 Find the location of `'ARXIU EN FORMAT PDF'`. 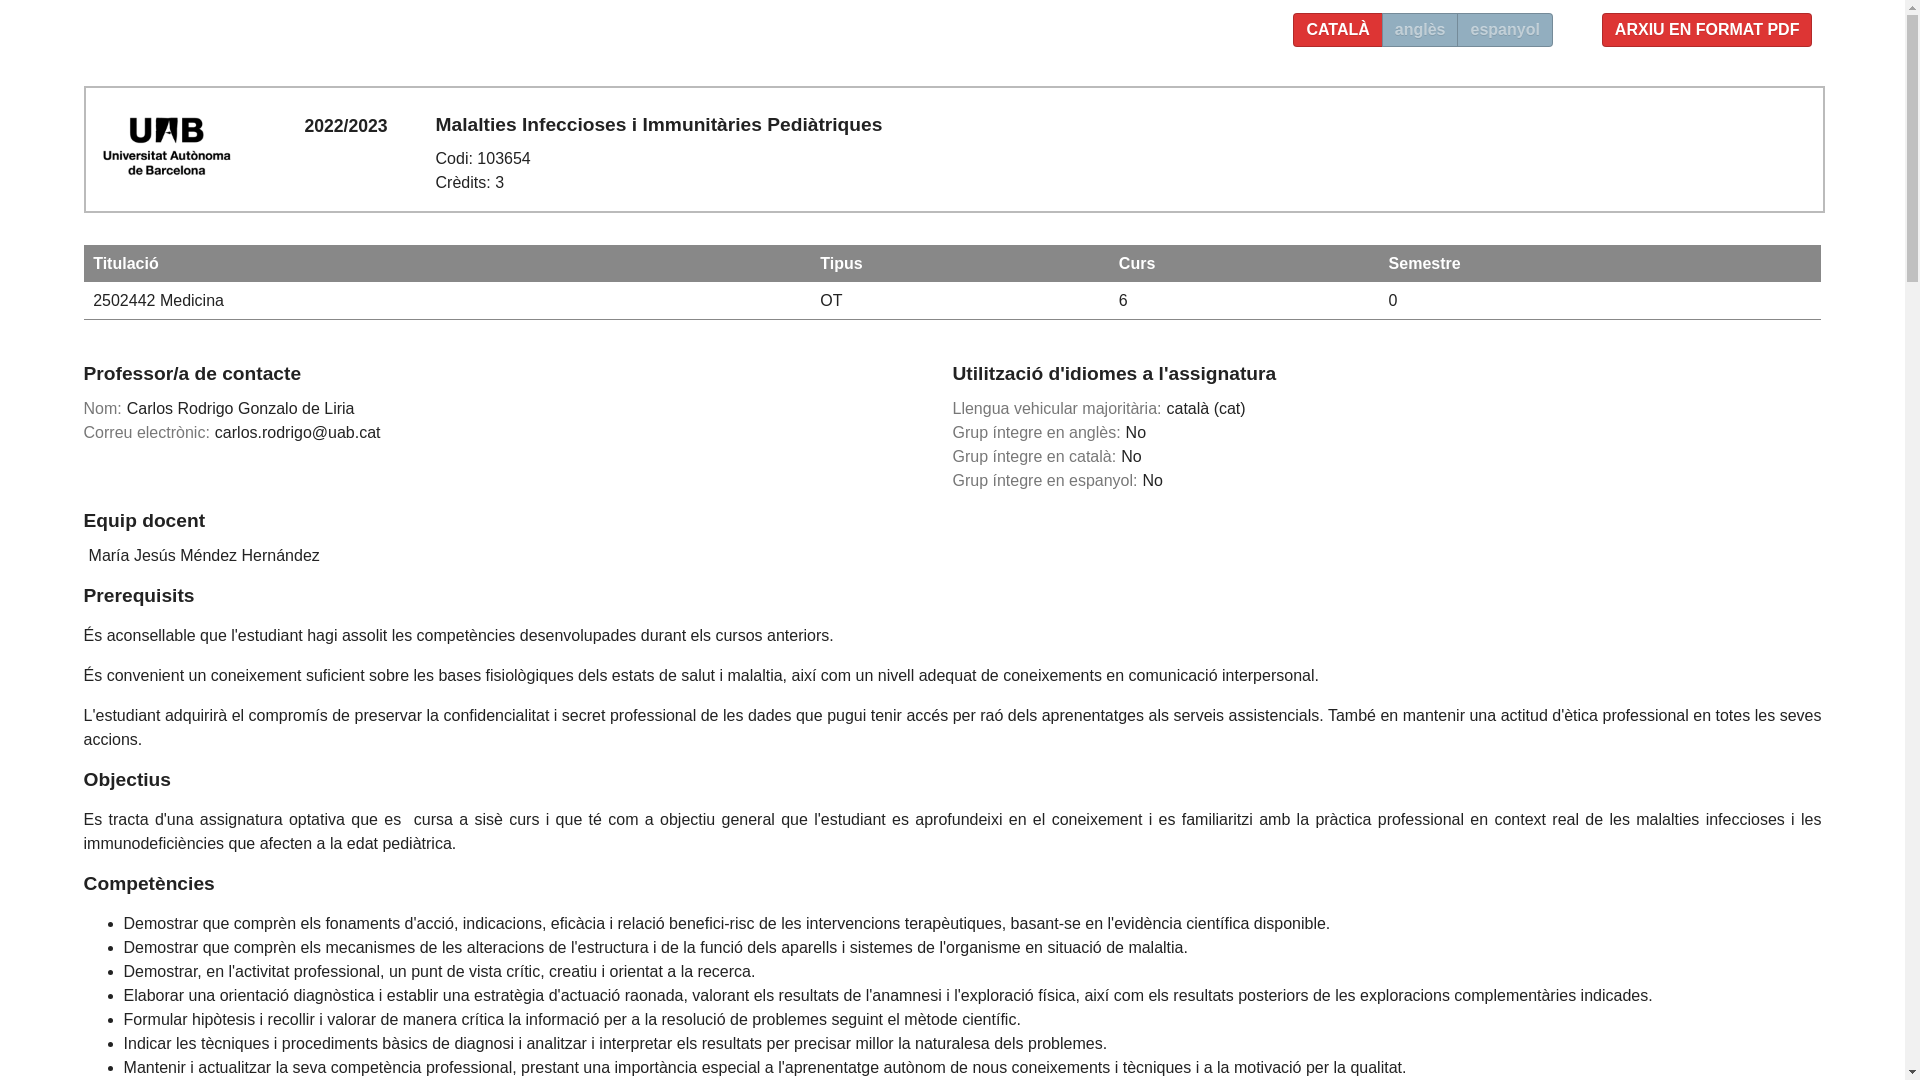

'ARXIU EN FORMAT PDF' is located at coordinates (1706, 29).